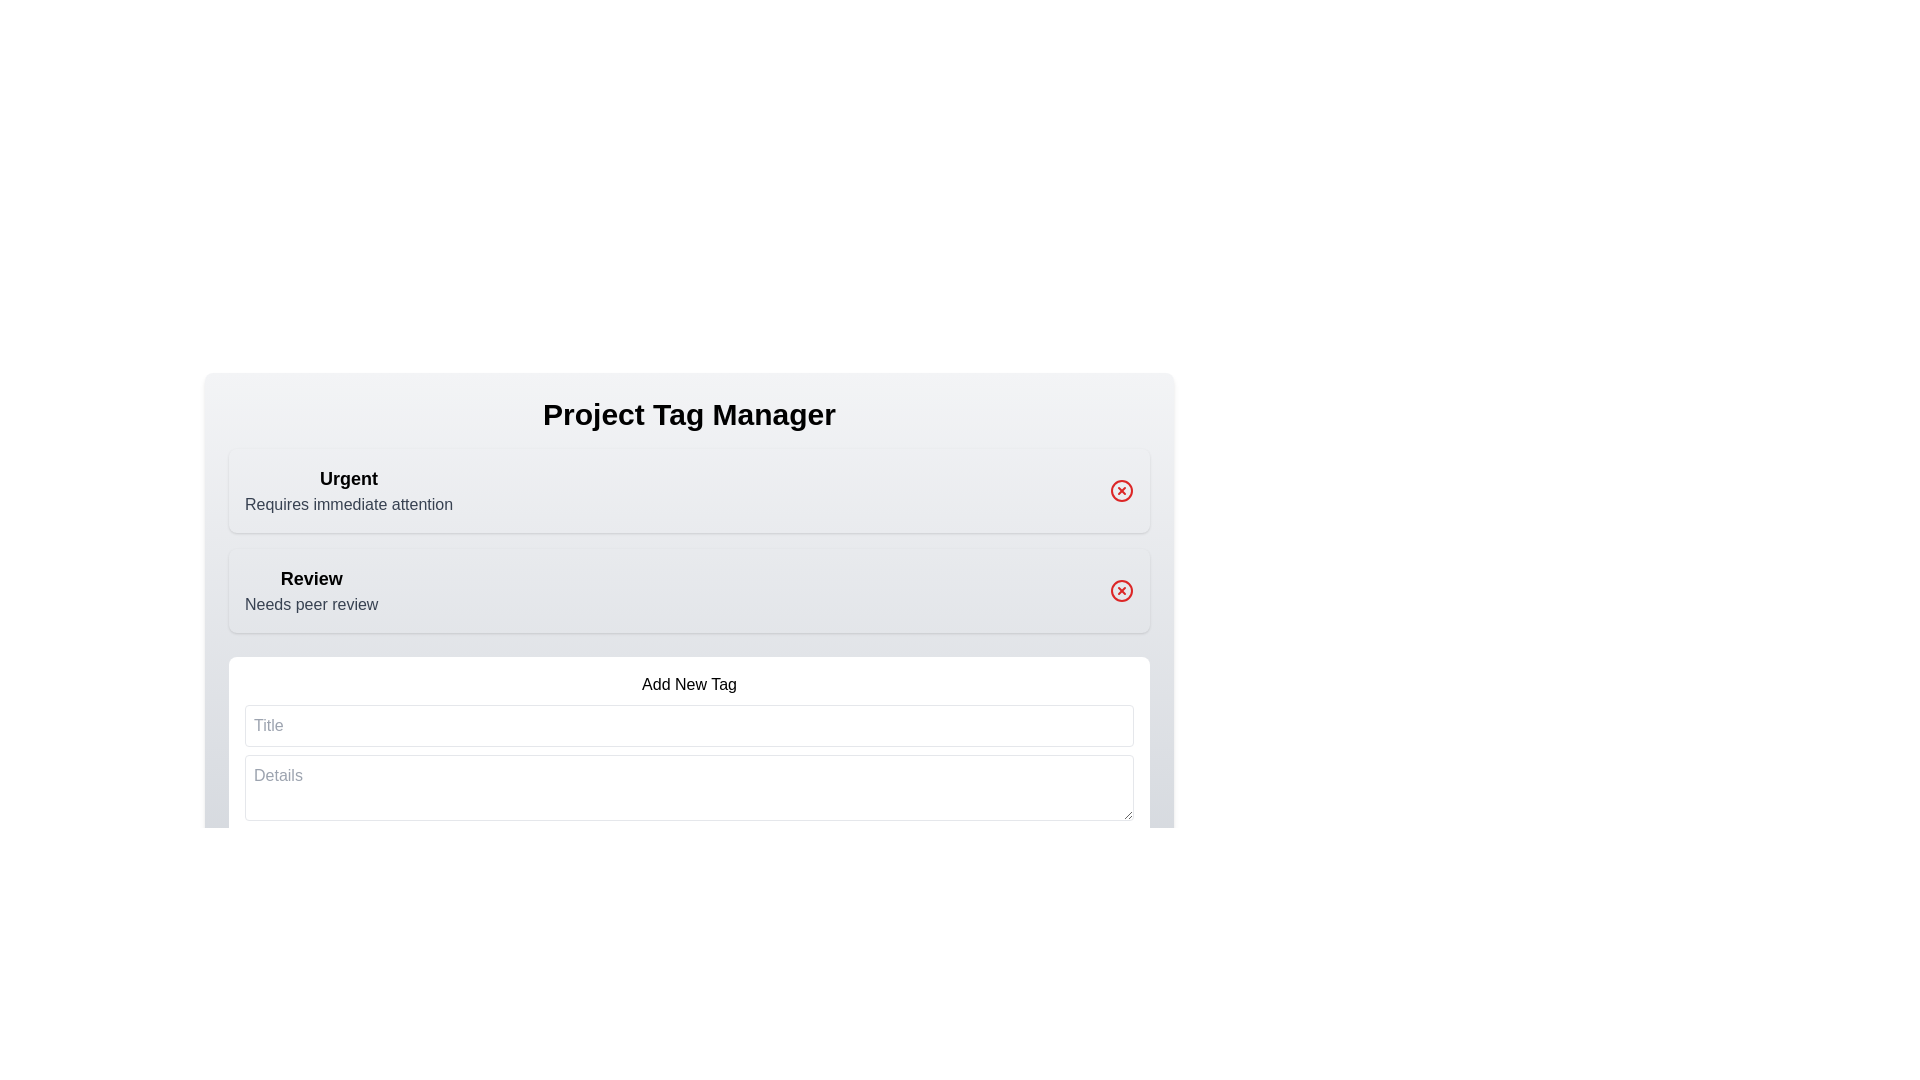 This screenshot has width=1920, height=1080. What do you see at coordinates (349, 478) in the screenshot?
I see `the text label displaying 'Urgent' in bold and larger font size, located in the upper left section of the 'Project Tag Manager' section` at bounding box center [349, 478].